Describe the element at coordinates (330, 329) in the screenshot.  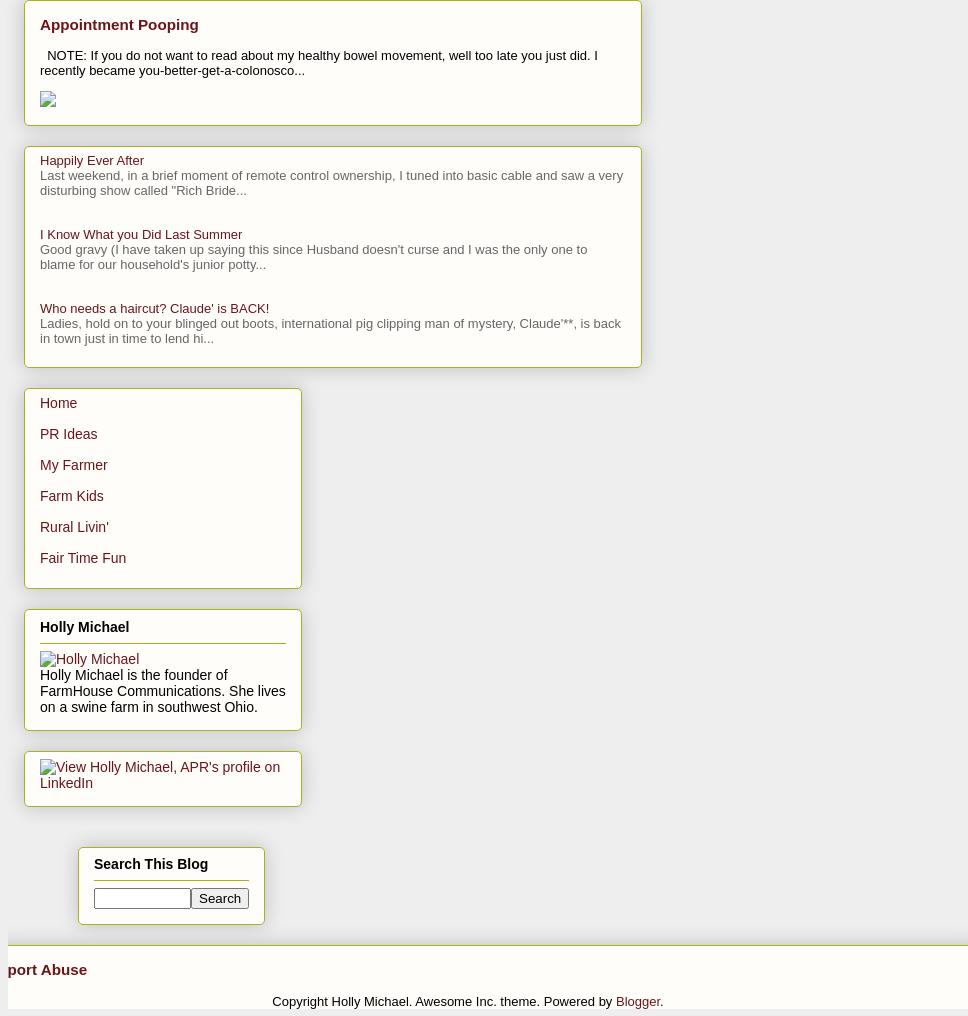
I see `'Ladies, hold on to your blinged out boots, international pig clipping man of mystery, Claude'**, is back in town just in time to lend hi...'` at that location.